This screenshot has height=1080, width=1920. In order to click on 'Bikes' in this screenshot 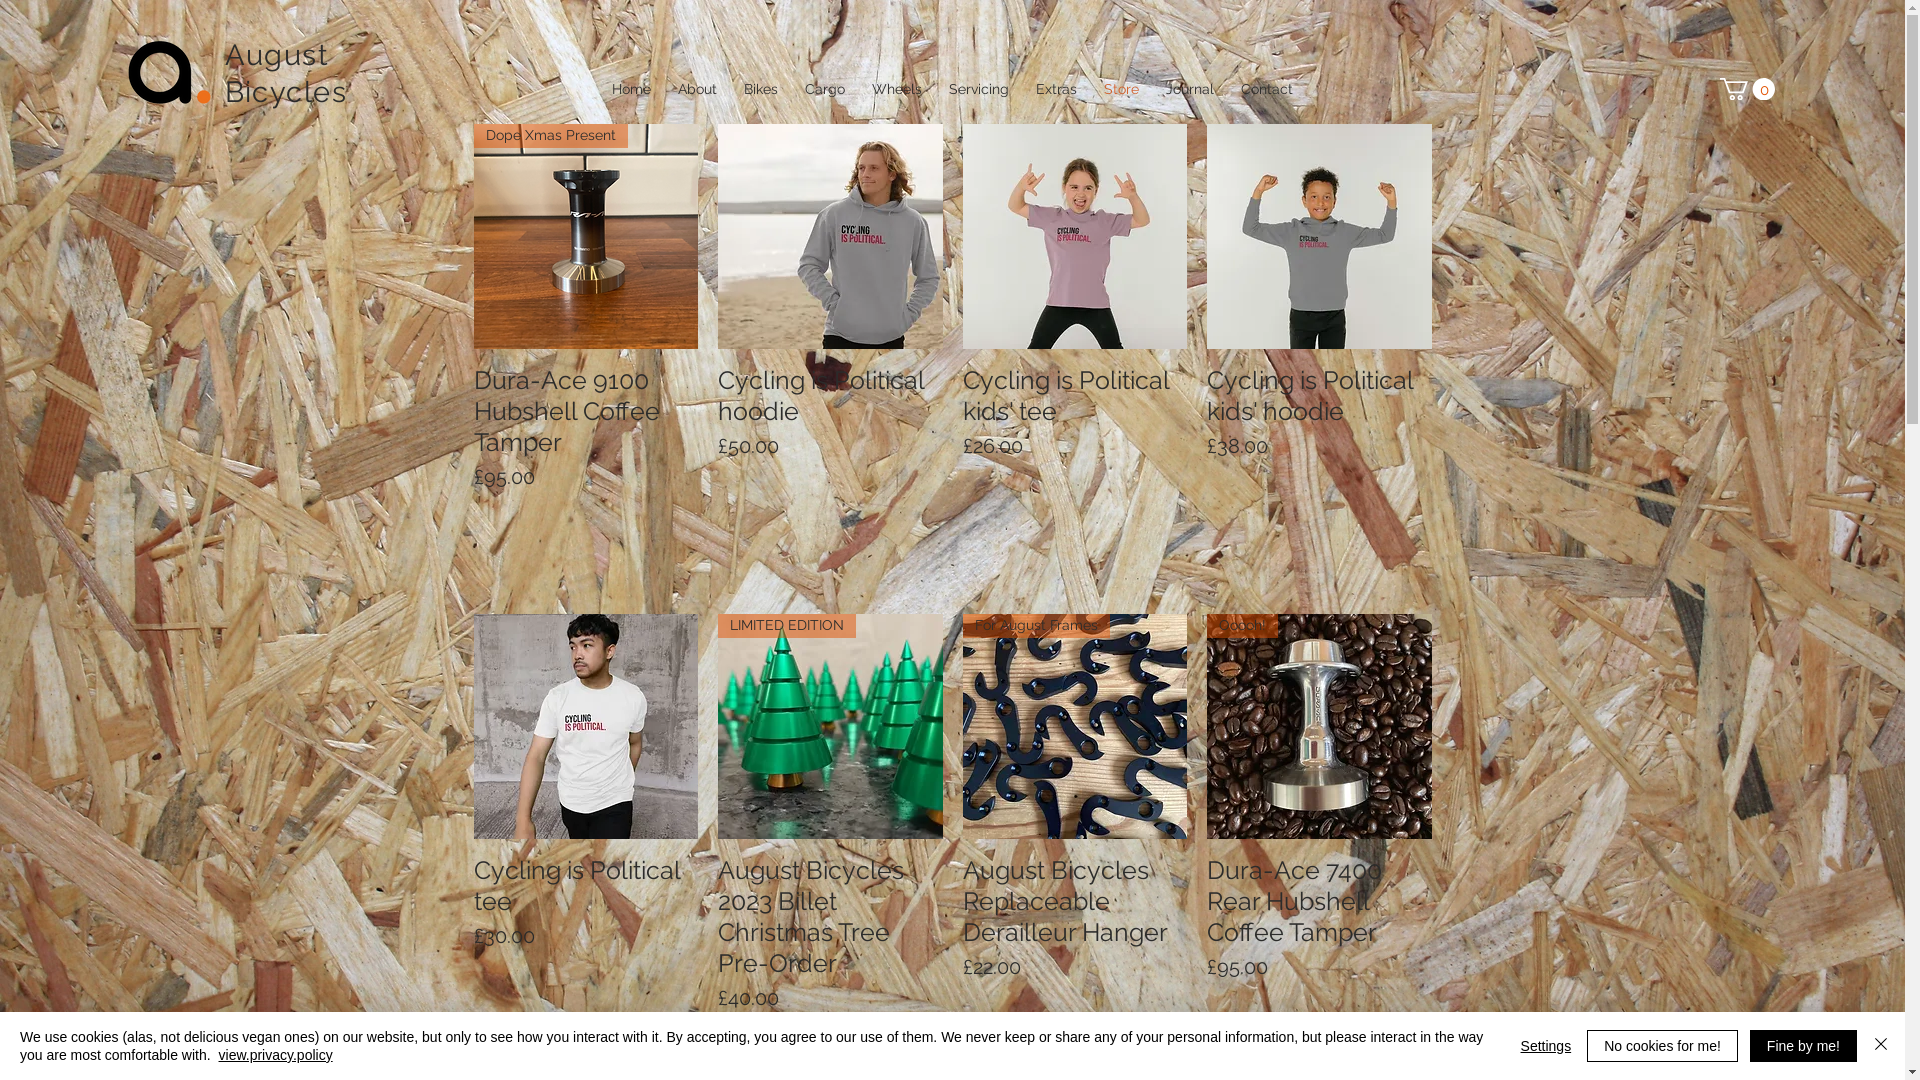, I will do `click(759, 87)`.